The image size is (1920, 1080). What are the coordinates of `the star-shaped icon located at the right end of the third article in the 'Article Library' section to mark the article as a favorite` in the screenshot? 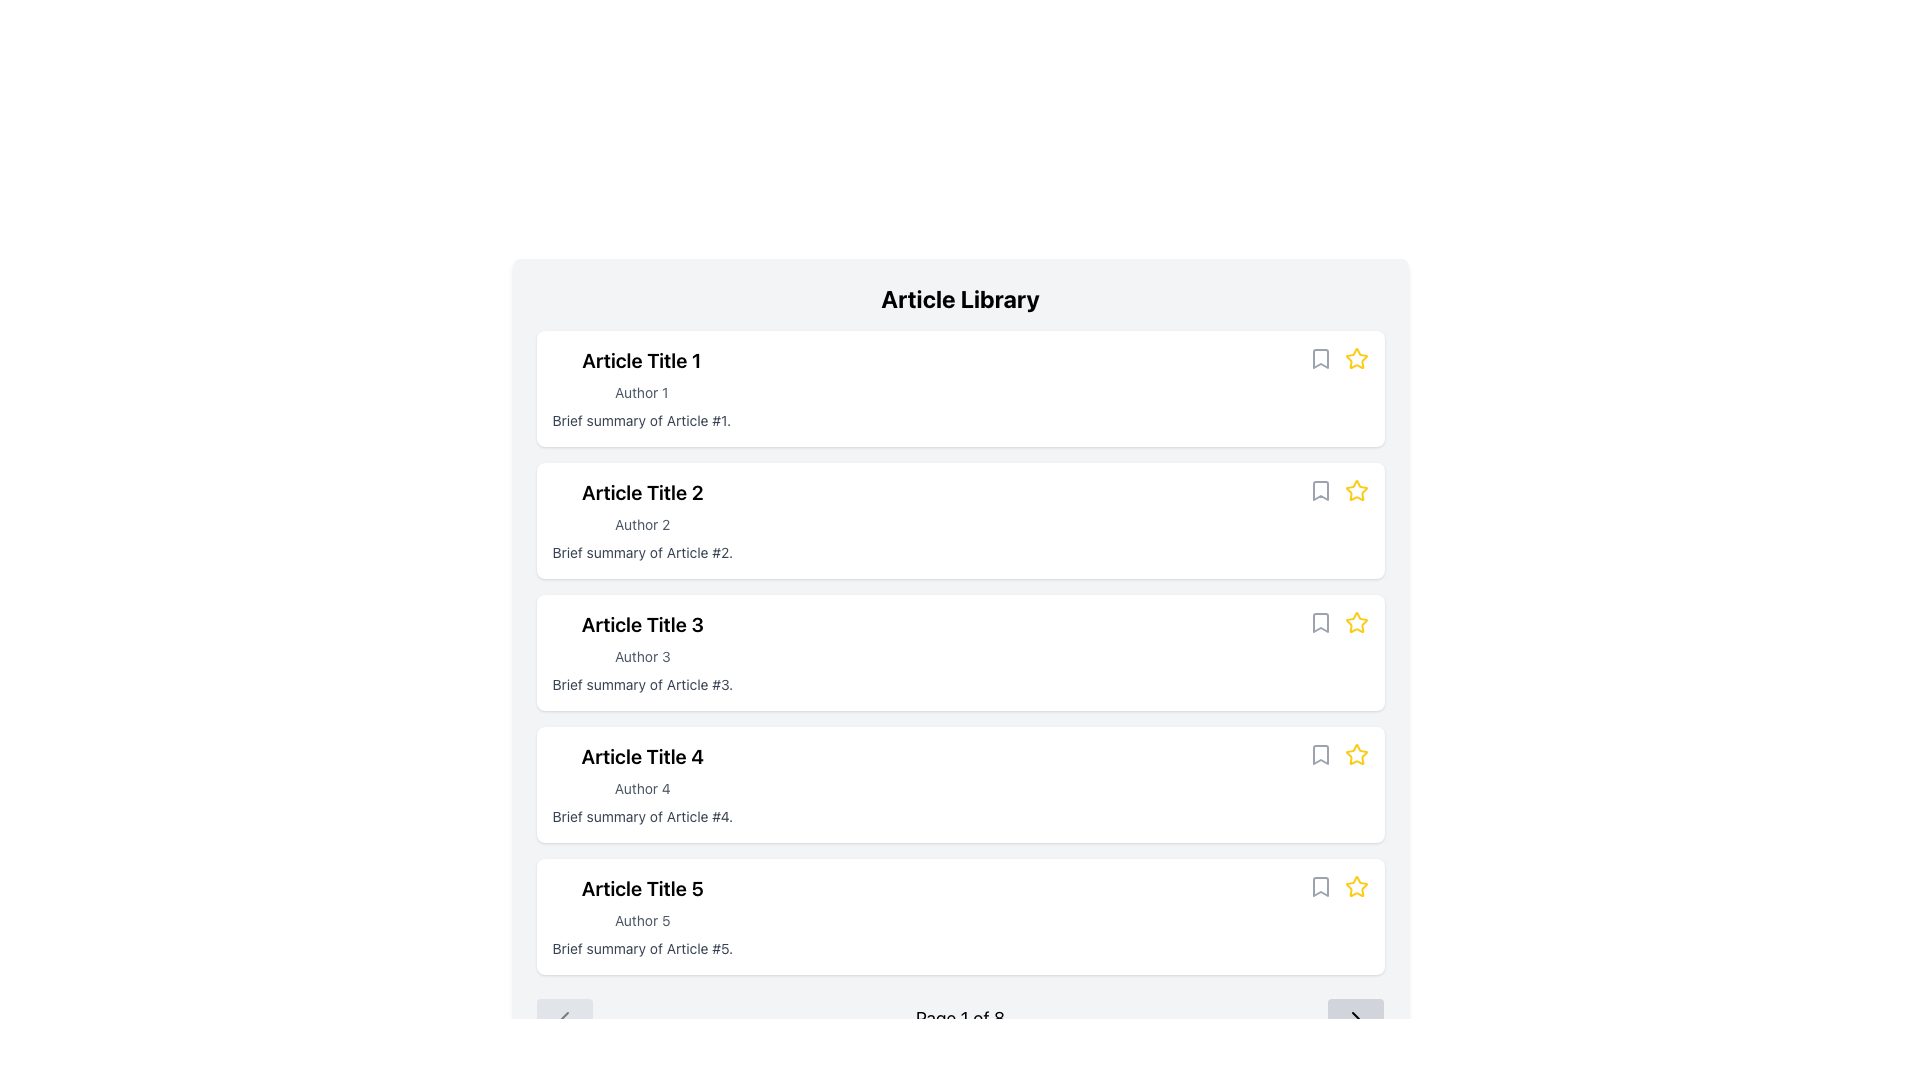 It's located at (1356, 490).